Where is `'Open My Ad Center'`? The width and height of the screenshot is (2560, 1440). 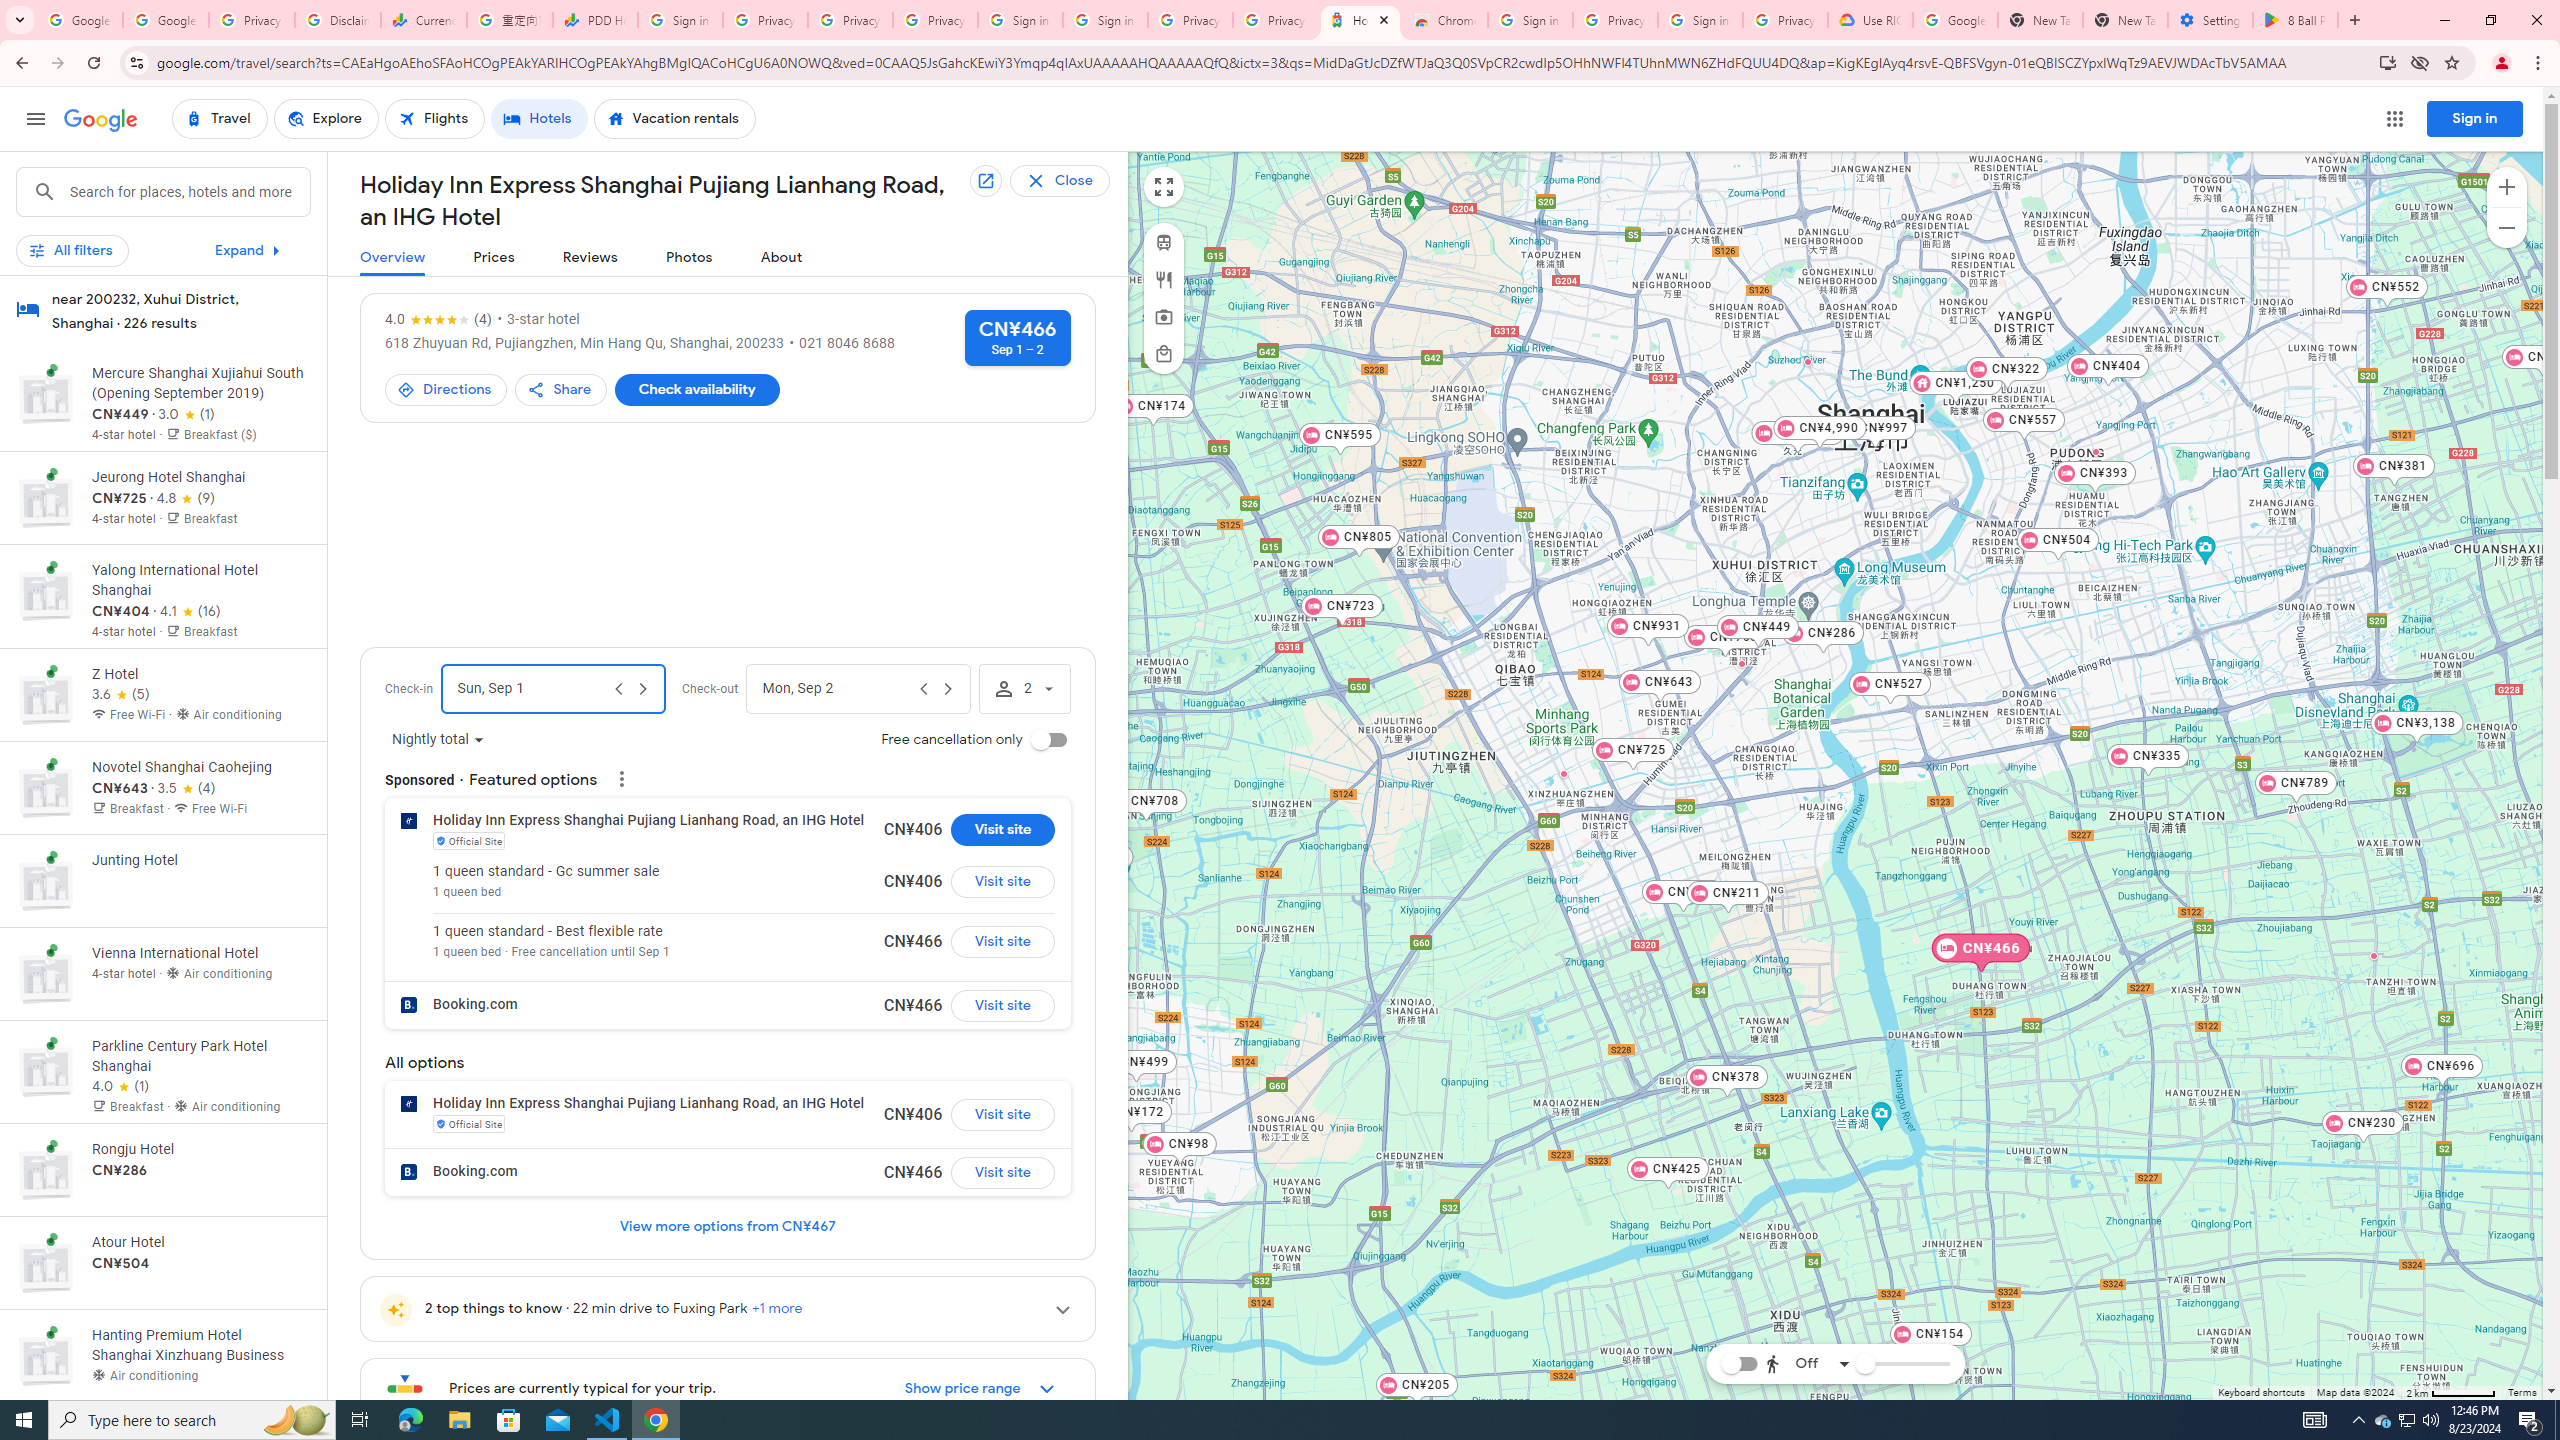
'Open My Ad Center' is located at coordinates (619, 777).